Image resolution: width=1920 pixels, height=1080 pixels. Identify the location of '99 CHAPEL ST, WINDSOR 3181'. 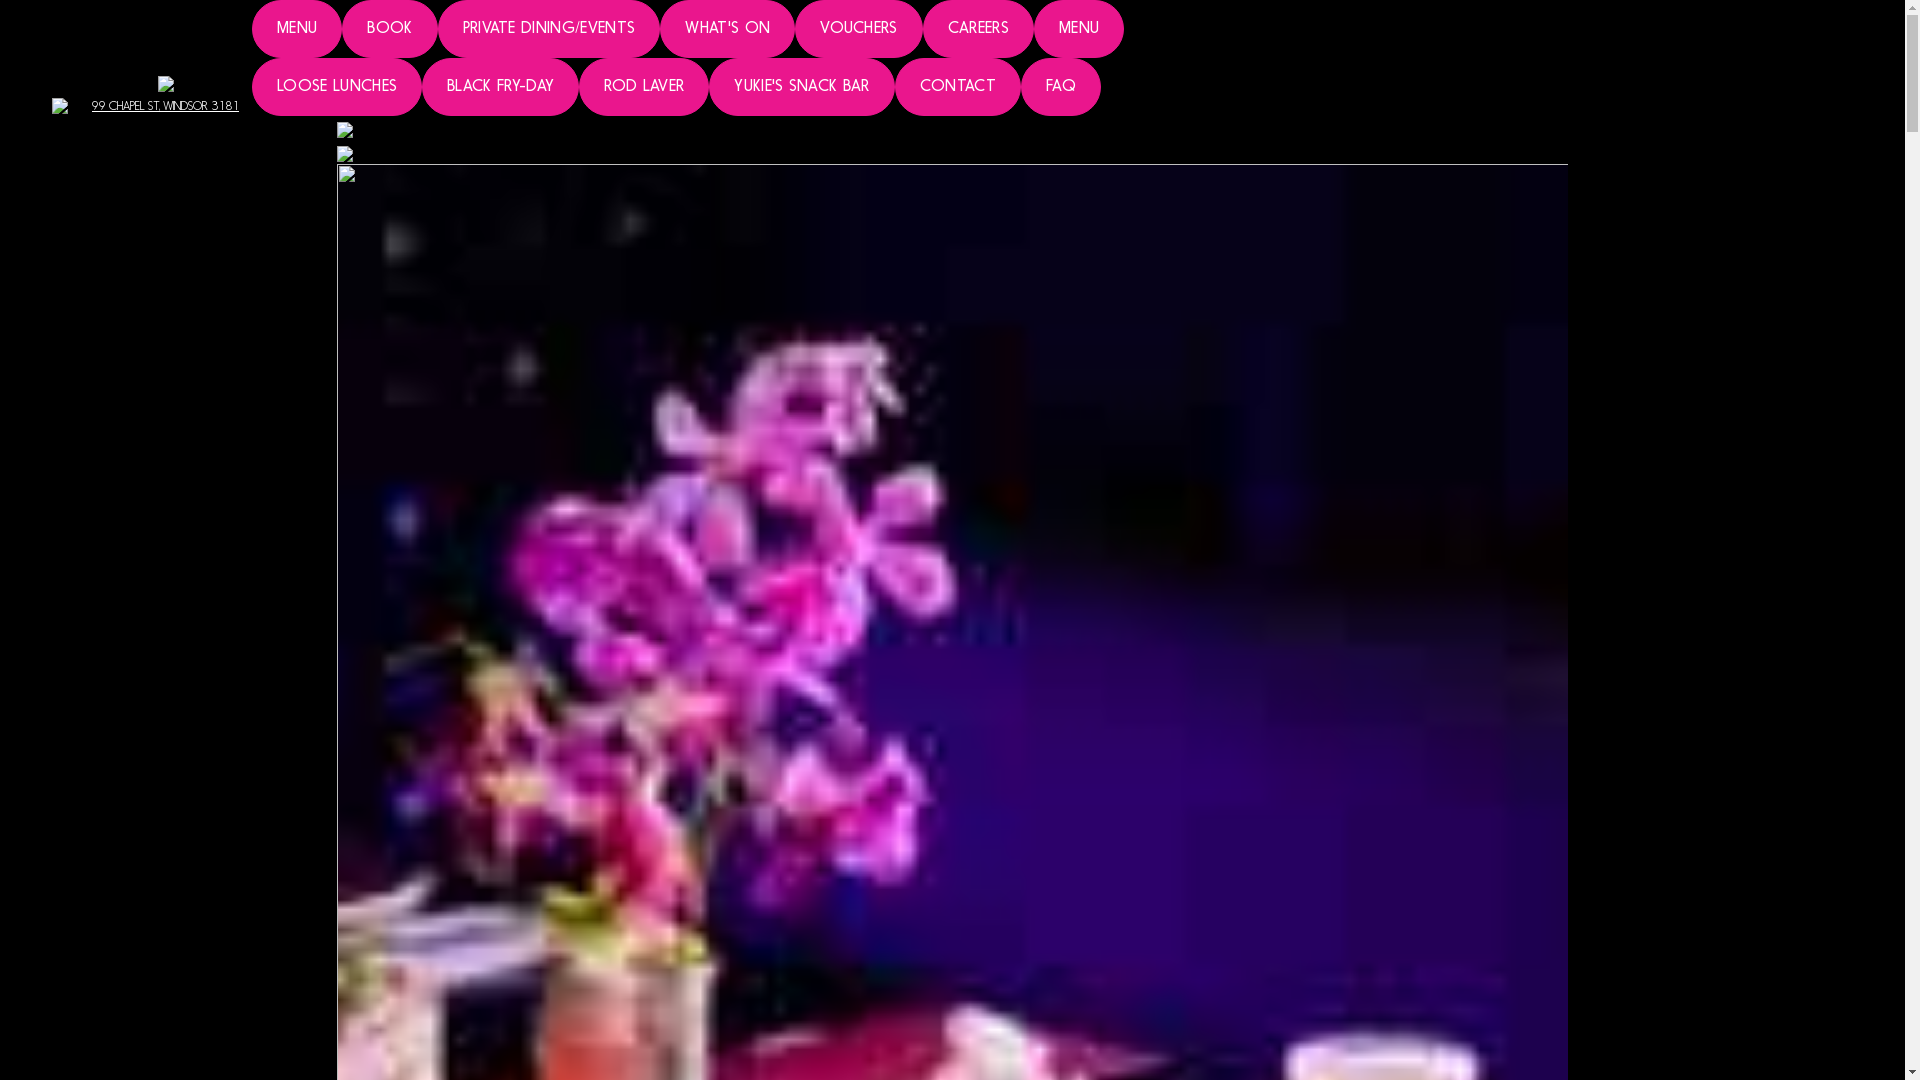
(165, 92).